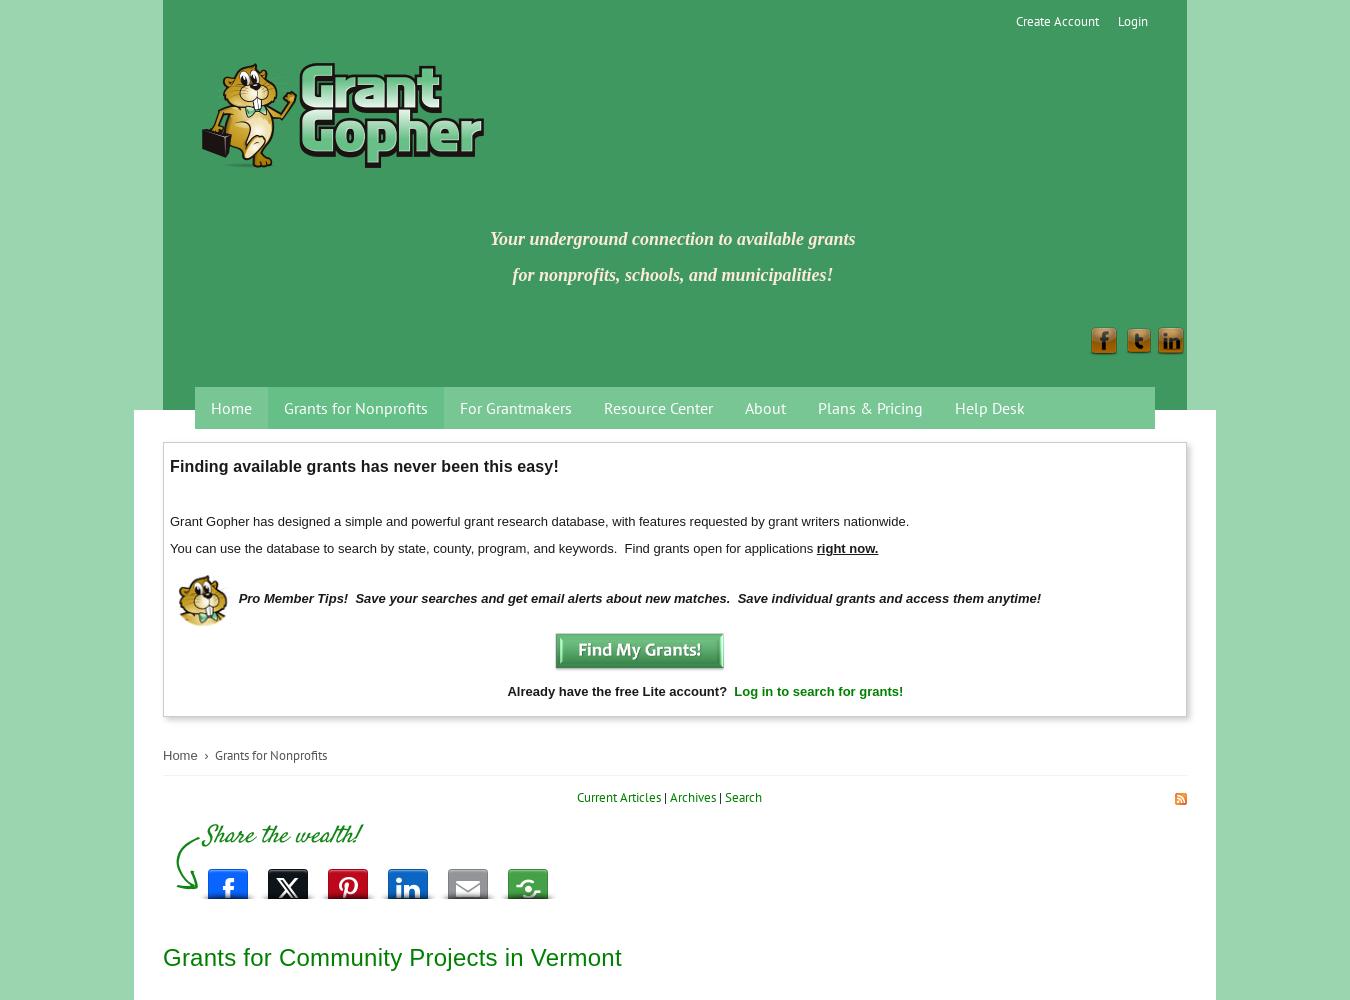 This screenshot has width=1350, height=1000. Describe the element at coordinates (487, 274) in the screenshot. I see `'for nonprofits, schools, and municipalities!'` at that location.